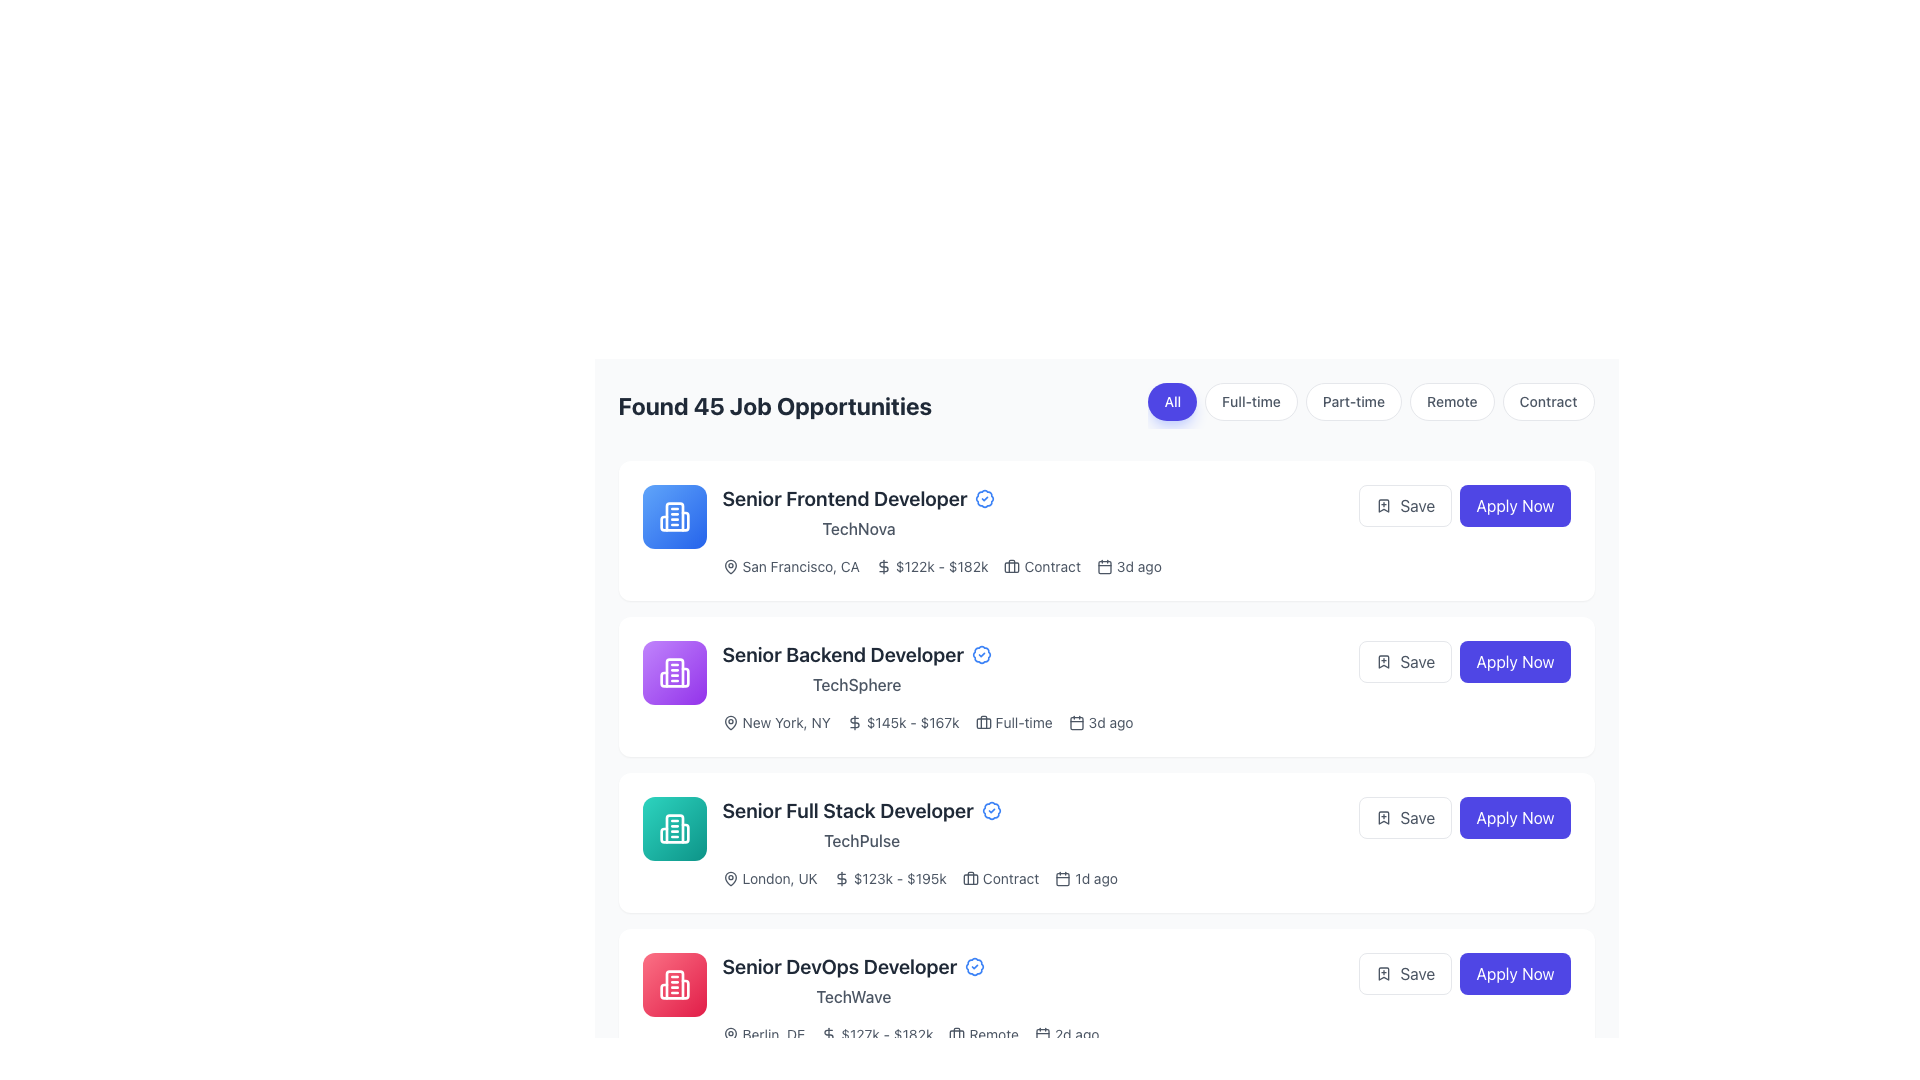  I want to click on the map pin icon, which is a minimalist design with a pointed bottom located to the left of the 'Berlin, DE' text in the last job listing, so click(729, 1034).